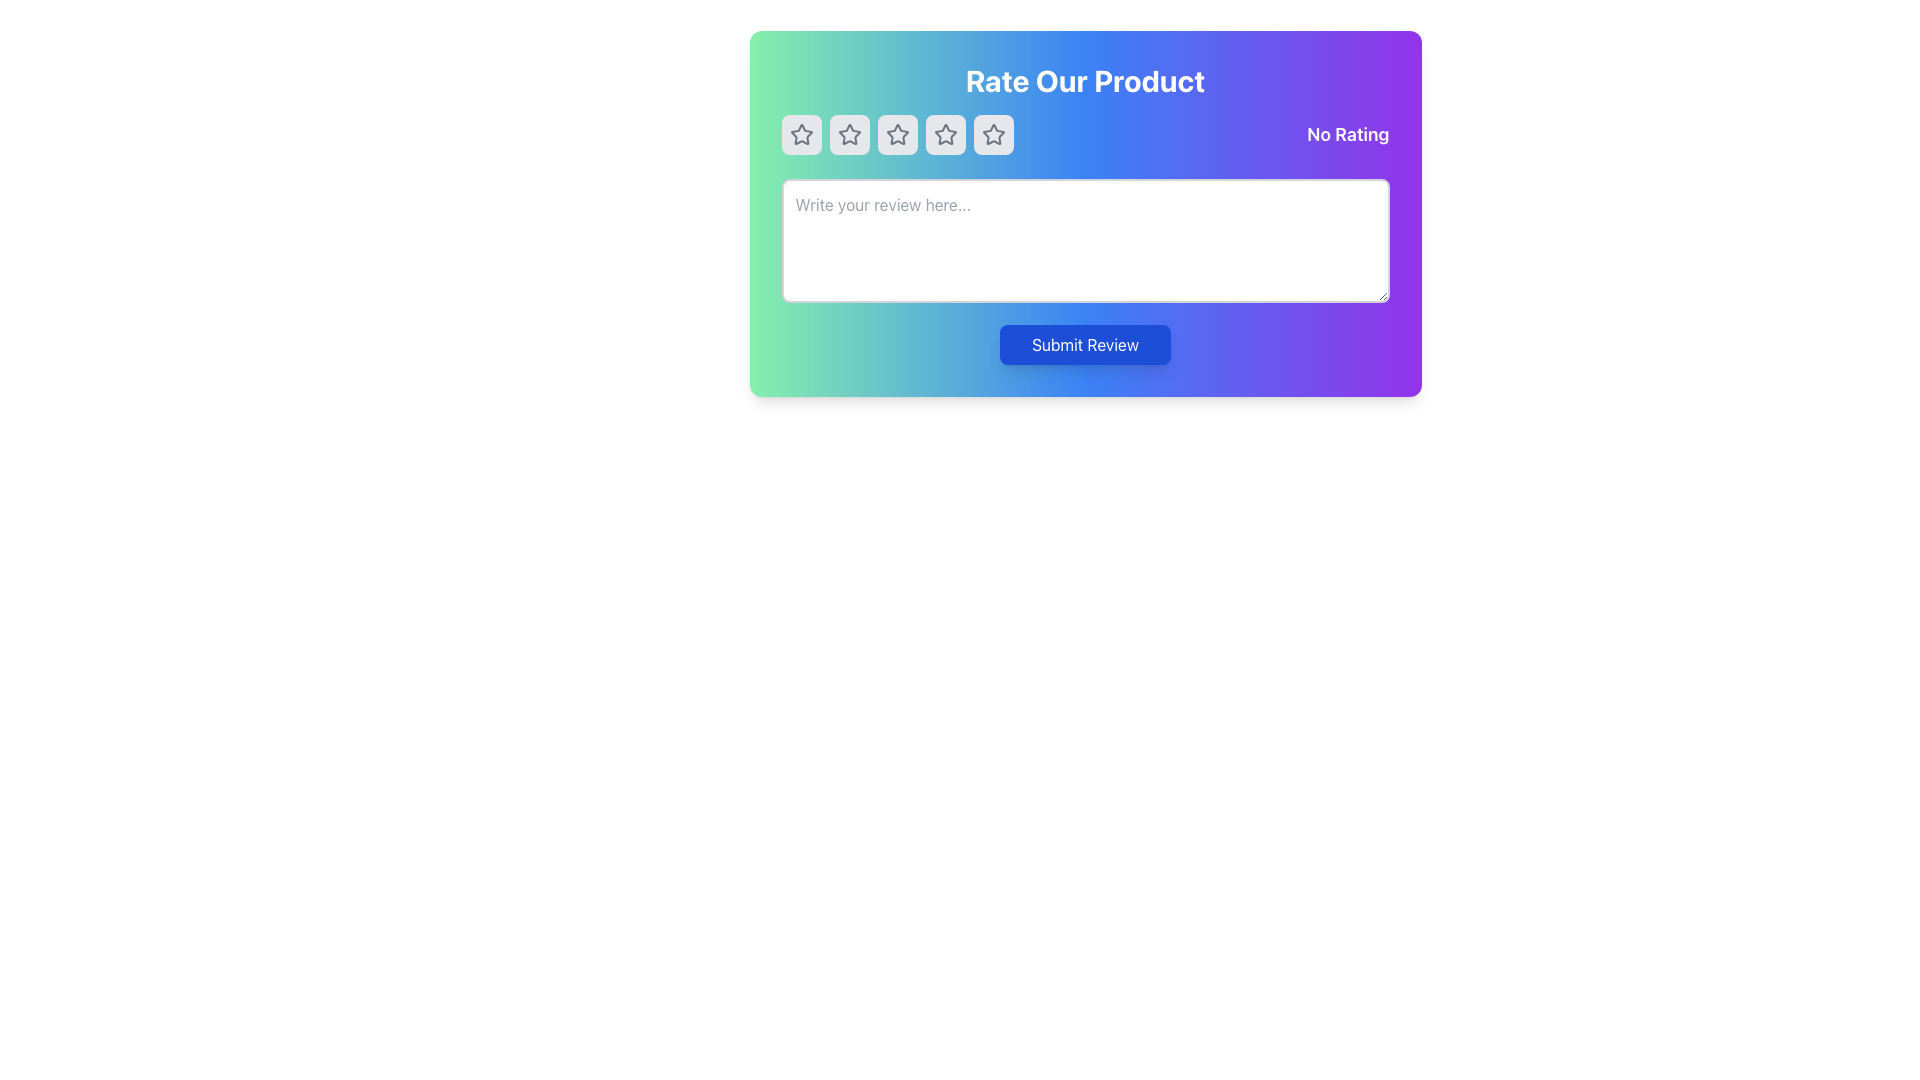 The image size is (1920, 1080). Describe the element at coordinates (993, 135) in the screenshot. I see `the fifth rounded rectangular button with a gray background and a star icon` at that location.